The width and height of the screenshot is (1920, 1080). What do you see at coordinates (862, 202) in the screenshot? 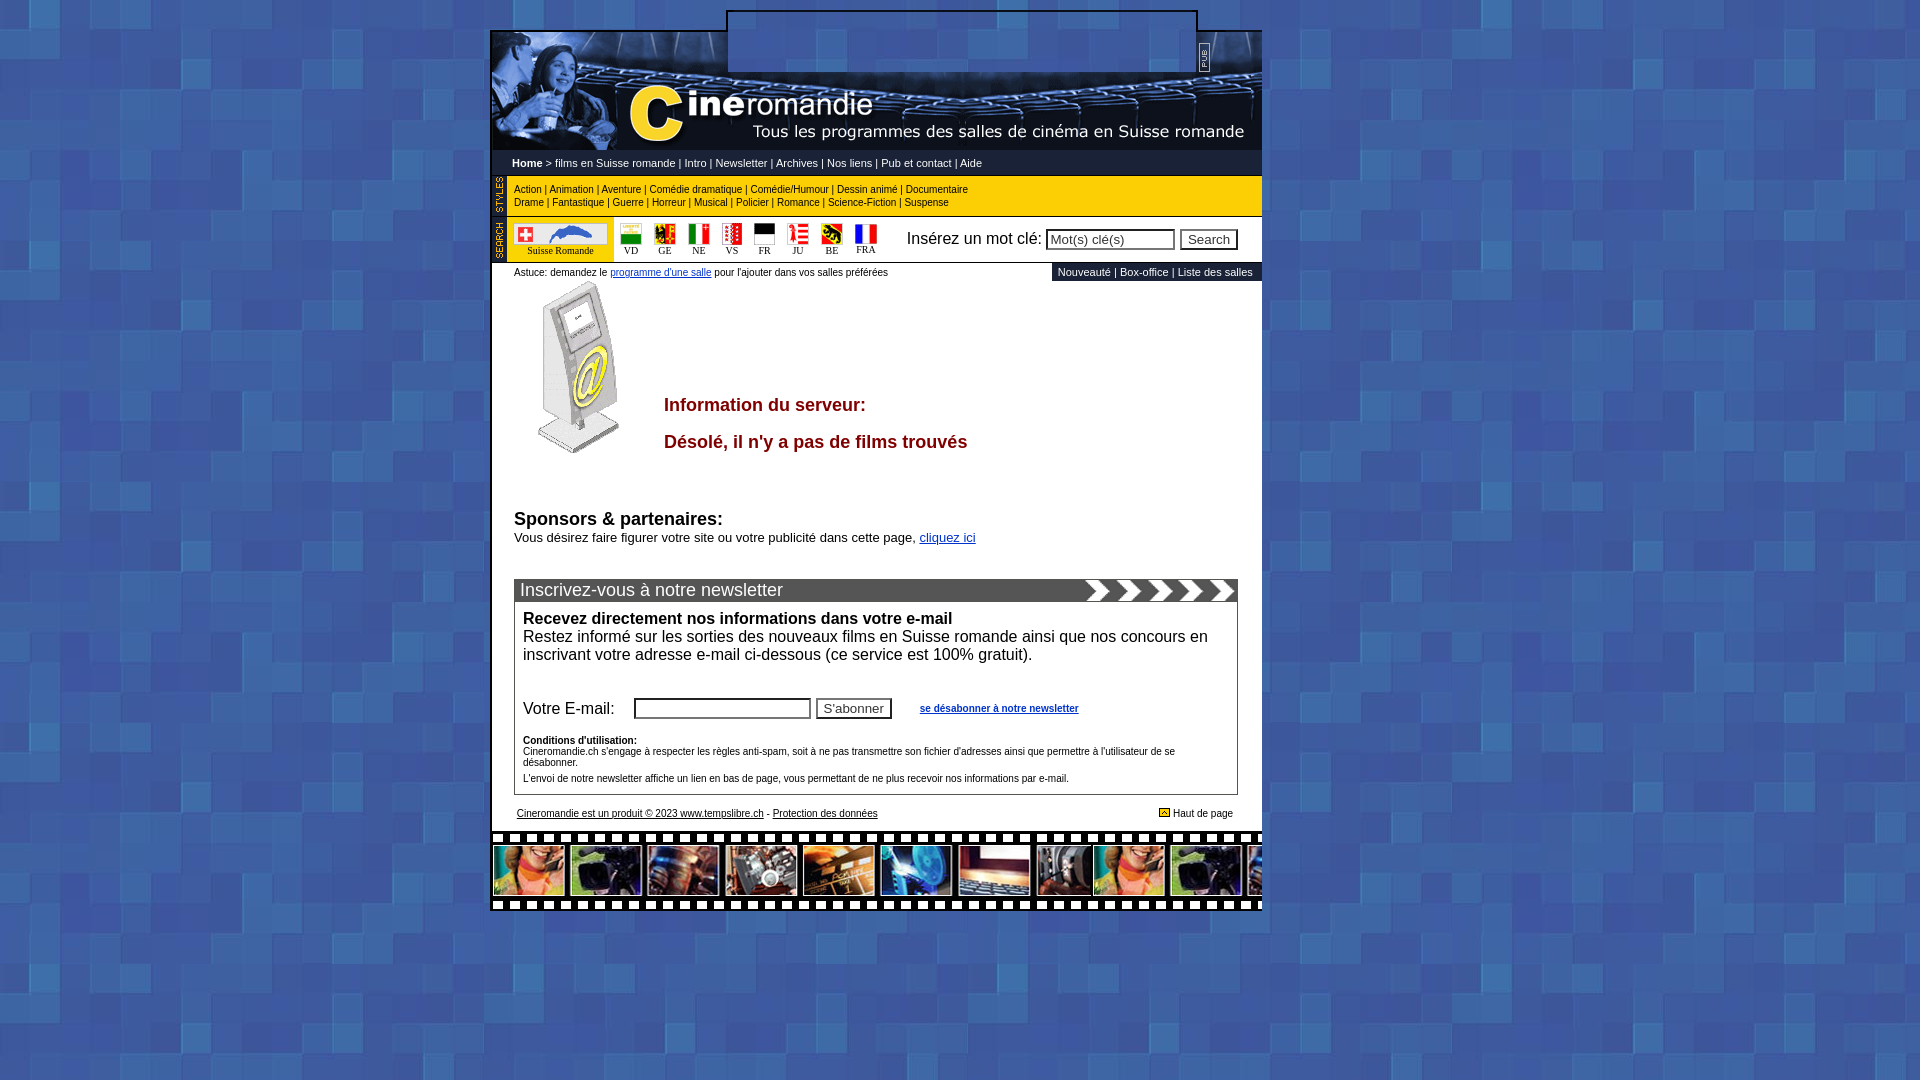
I see `'Science-Fiction'` at bounding box center [862, 202].